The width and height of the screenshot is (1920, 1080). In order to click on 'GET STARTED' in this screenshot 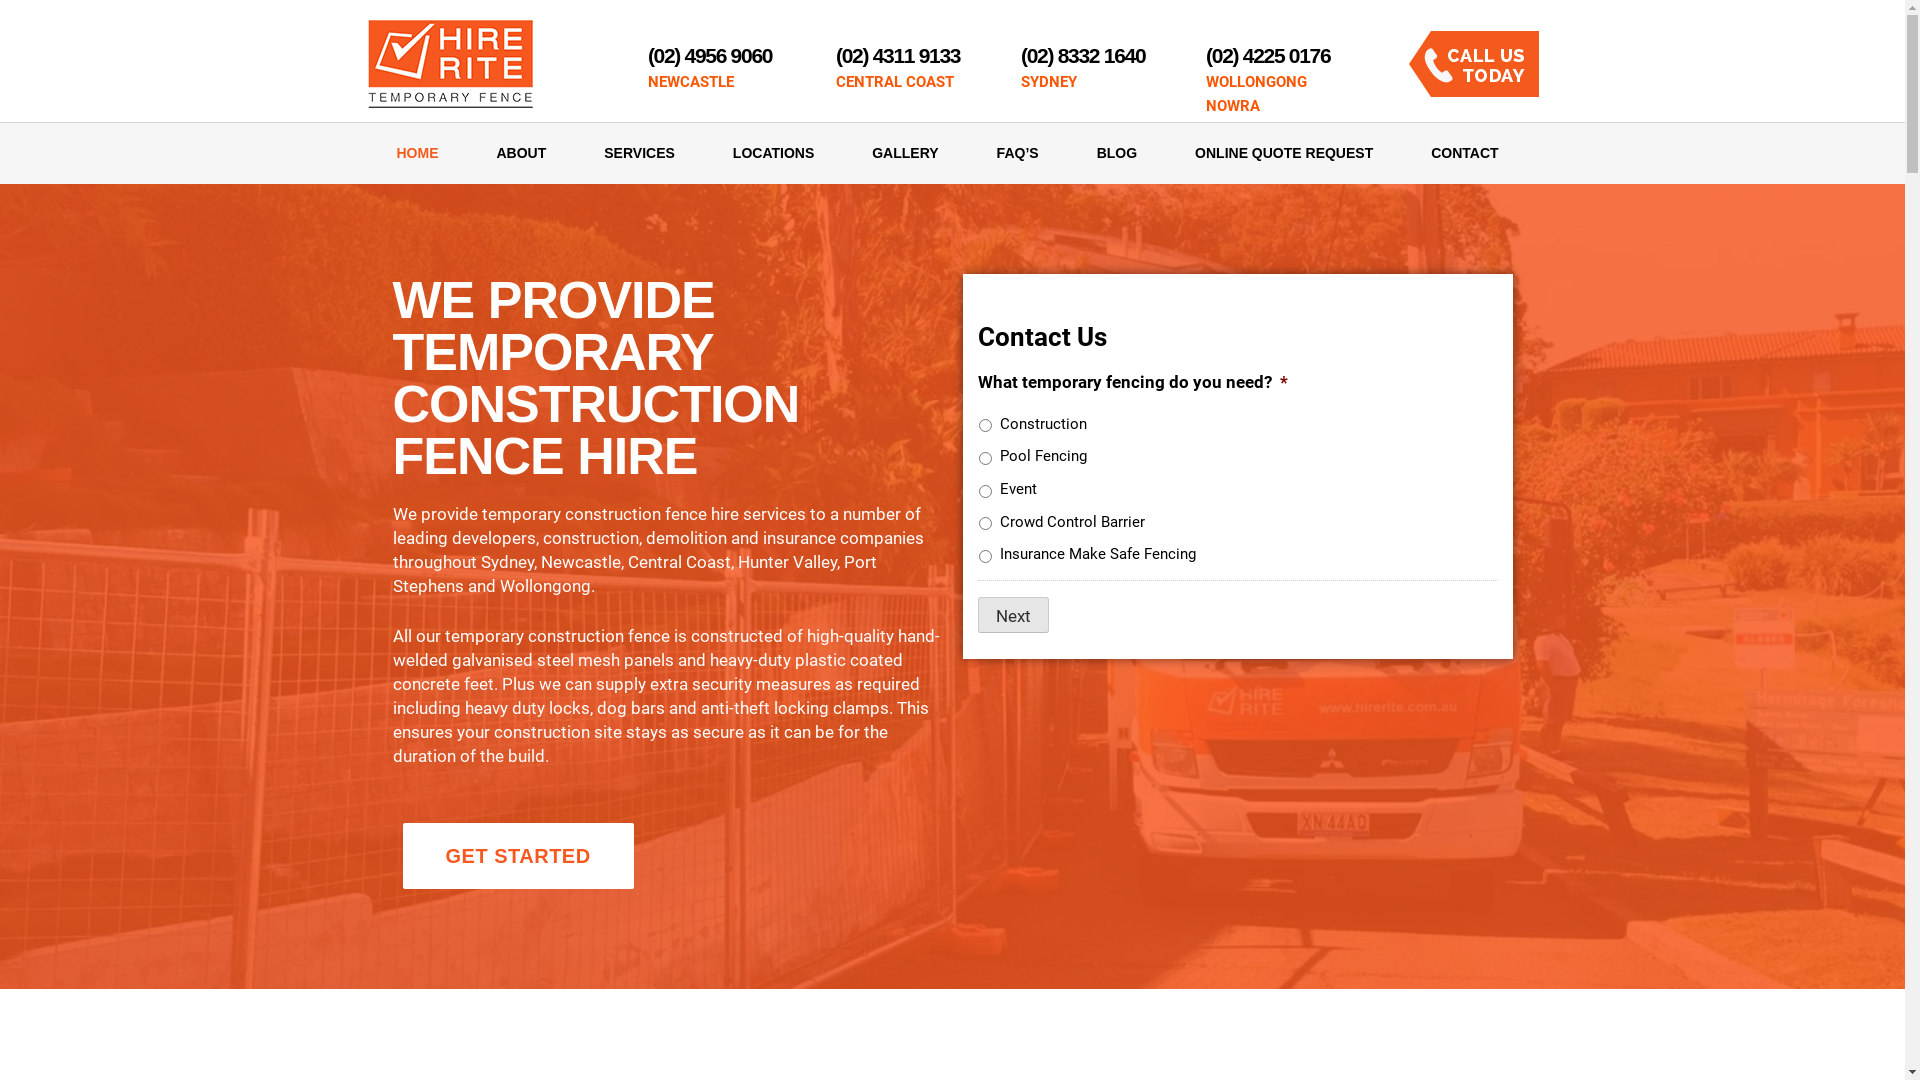, I will do `click(517, 855)`.